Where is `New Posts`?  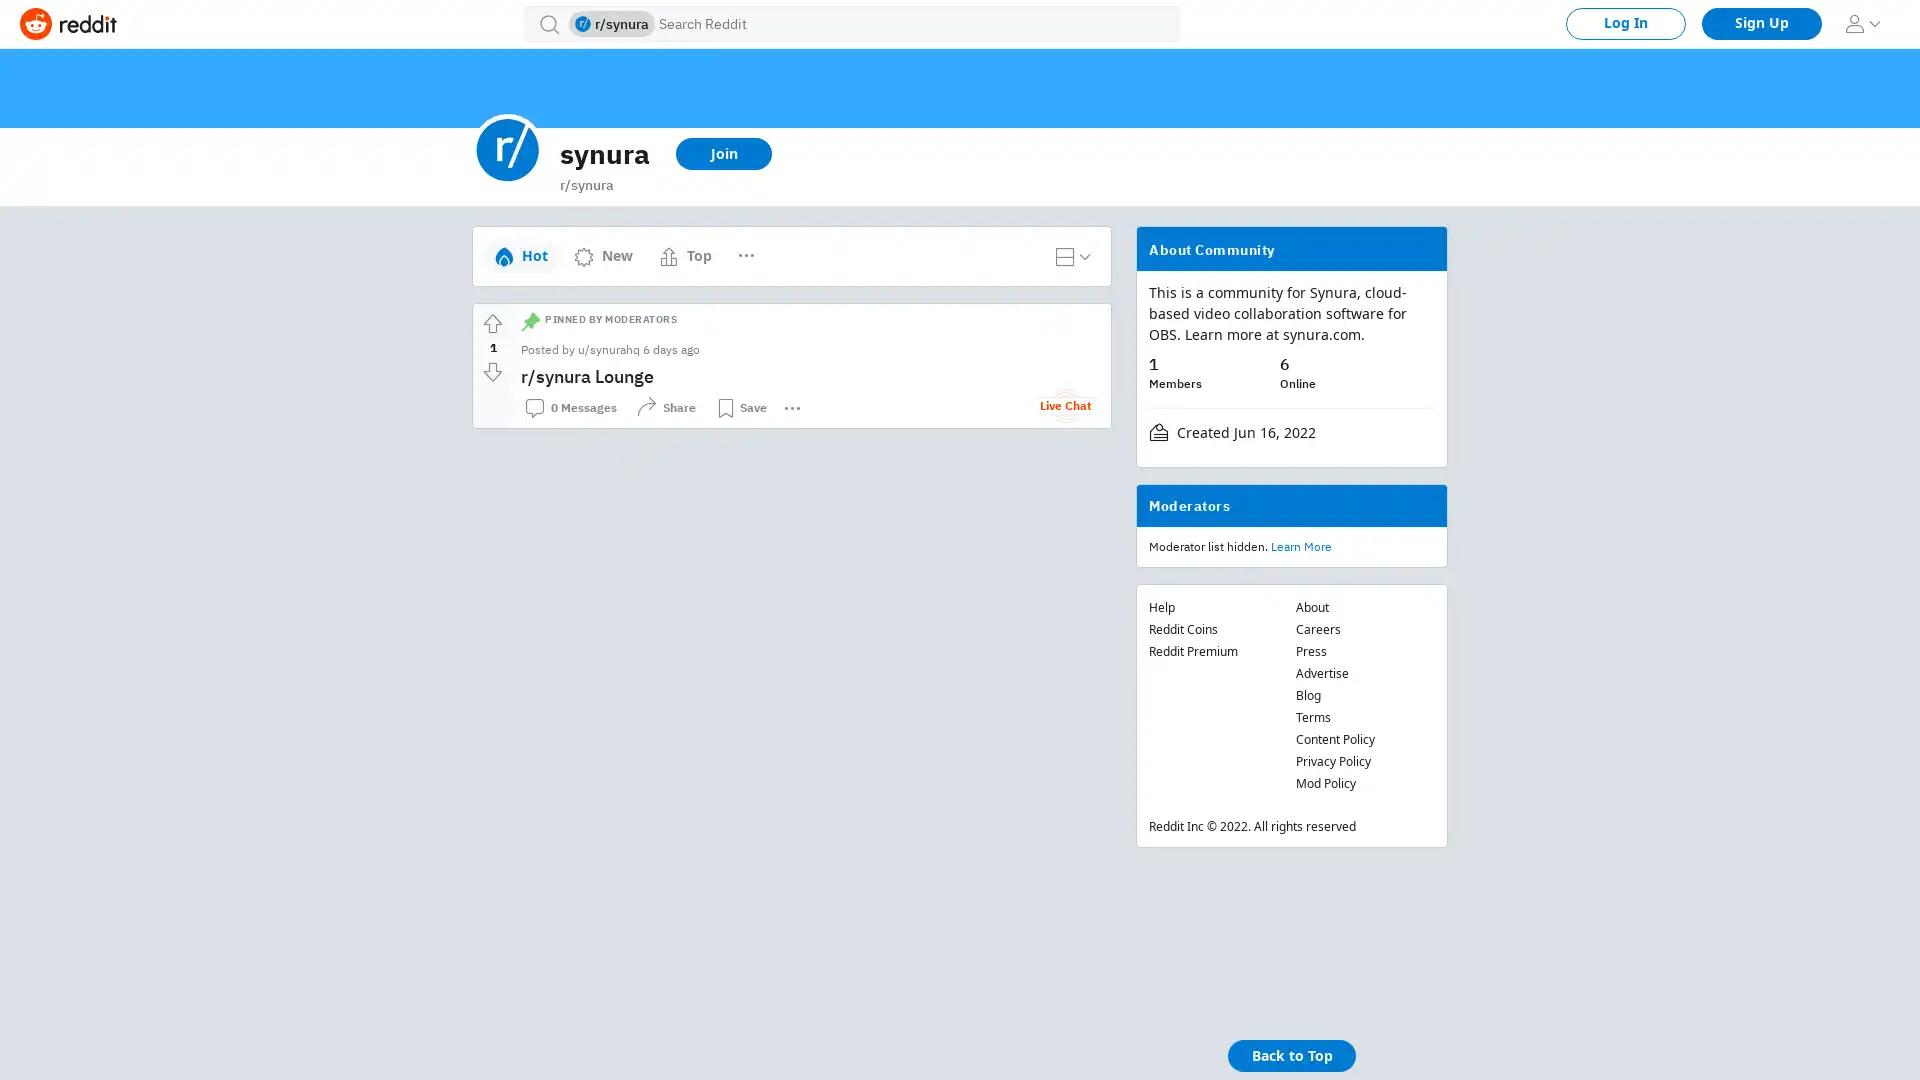 New Posts is located at coordinates (775, 246).